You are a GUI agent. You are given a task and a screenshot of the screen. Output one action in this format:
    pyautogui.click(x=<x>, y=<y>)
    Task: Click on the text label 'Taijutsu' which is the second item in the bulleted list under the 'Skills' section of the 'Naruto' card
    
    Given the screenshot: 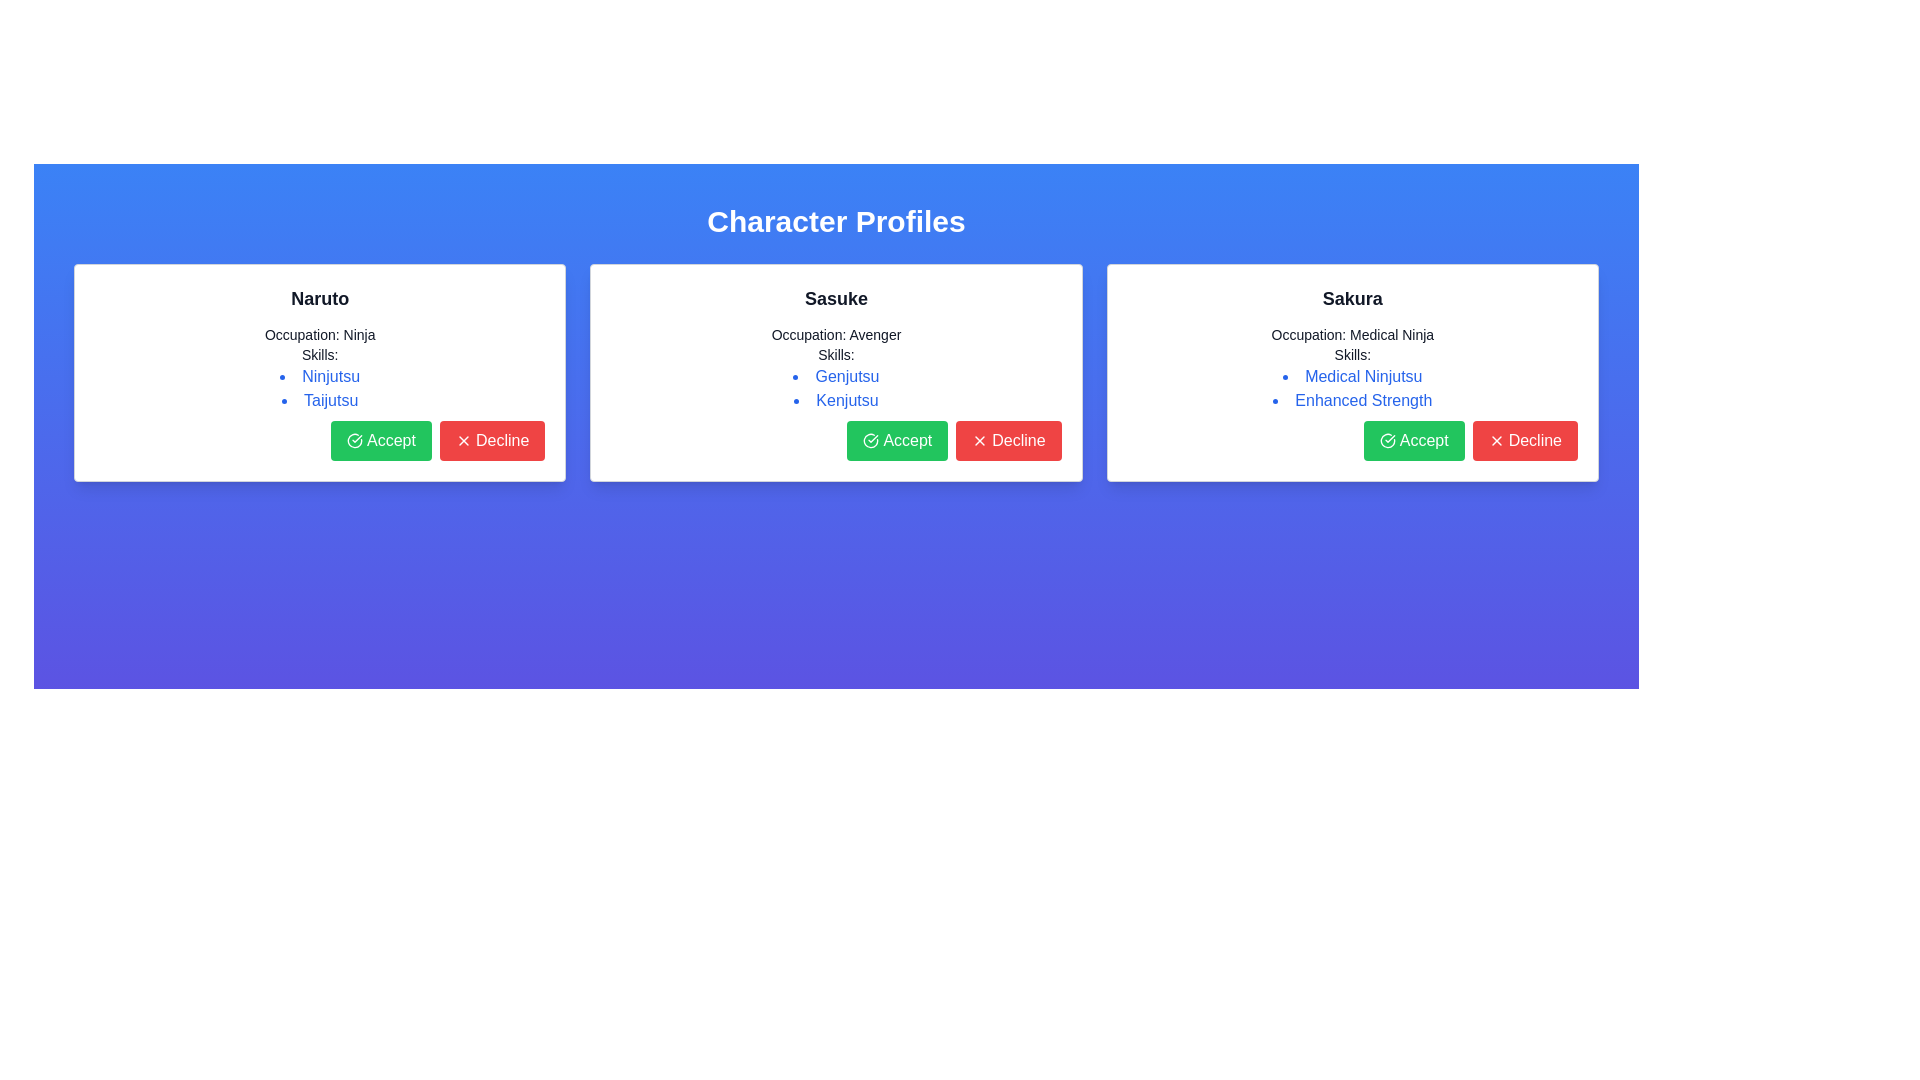 What is the action you would take?
    pyautogui.click(x=320, y=401)
    